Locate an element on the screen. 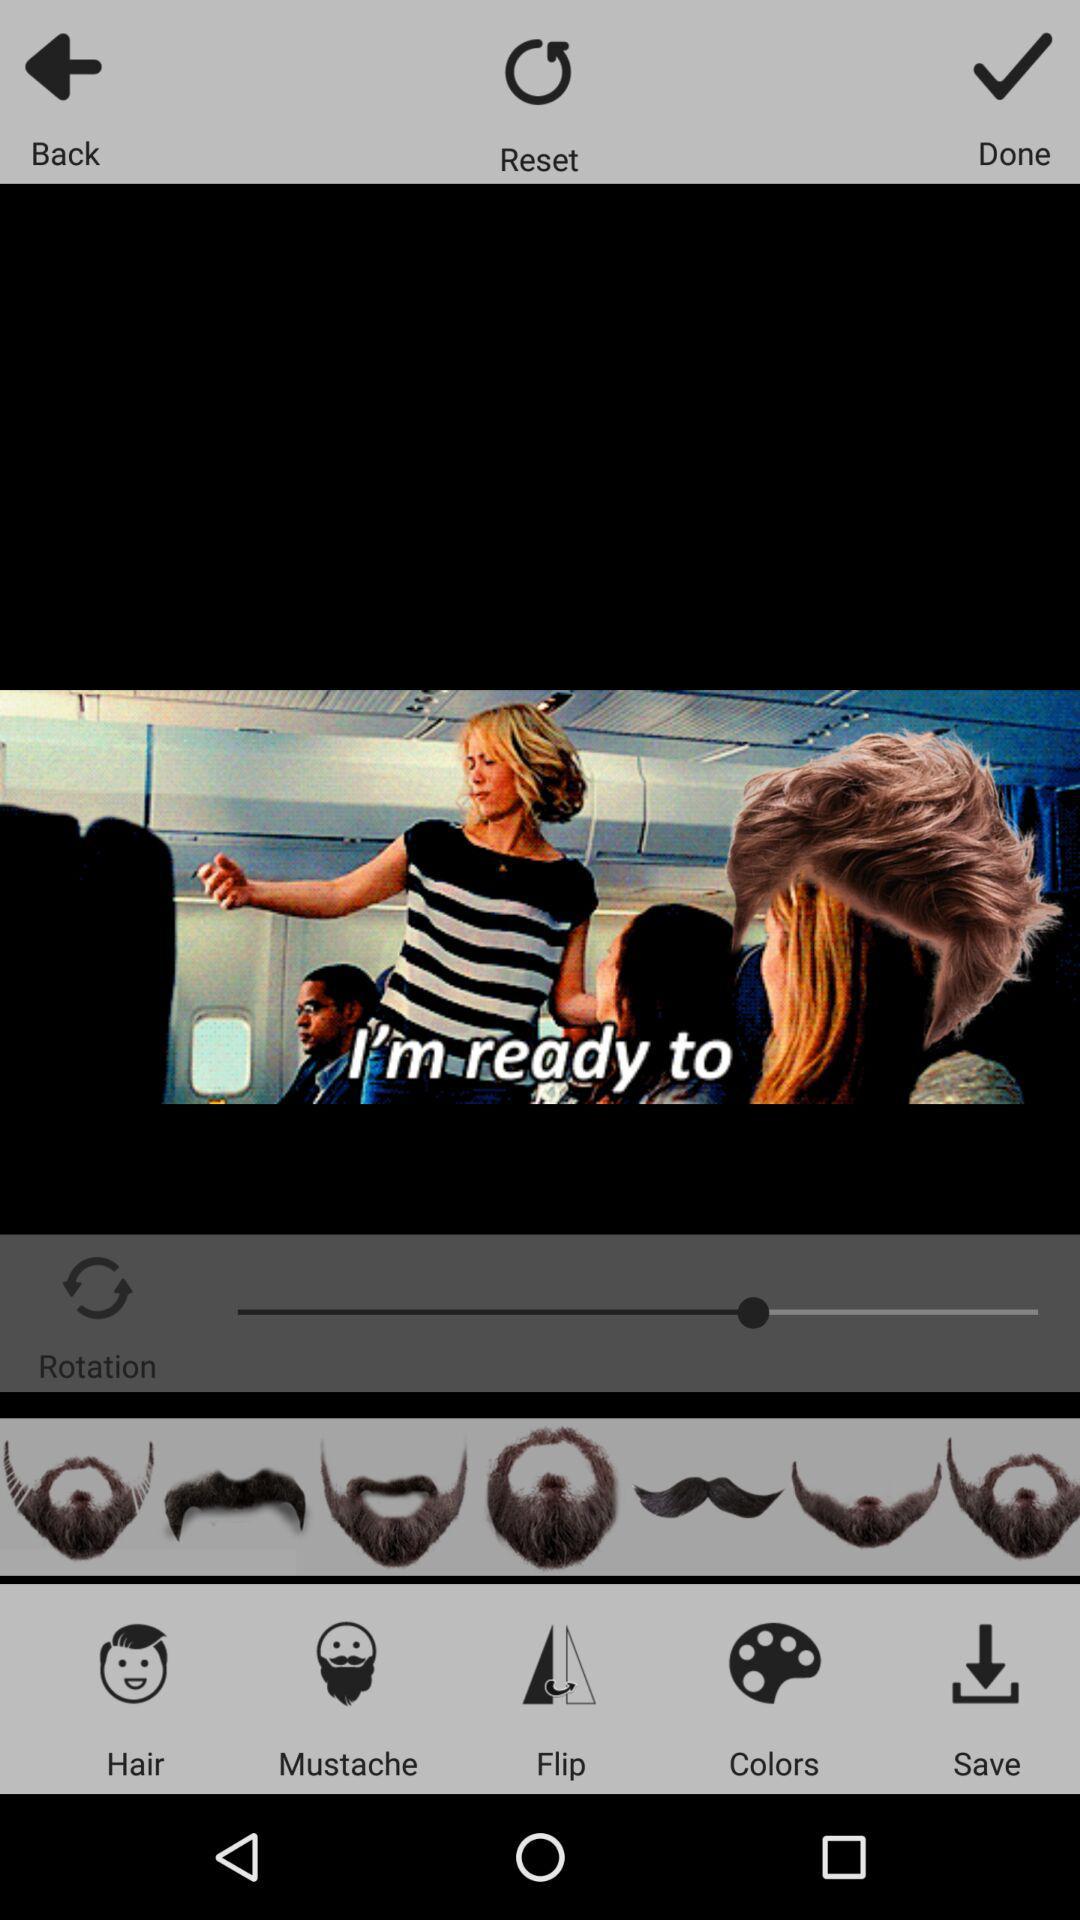 This screenshot has height=1920, width=1080. the icon above the mustache app is located at coordinates (346, 1662).